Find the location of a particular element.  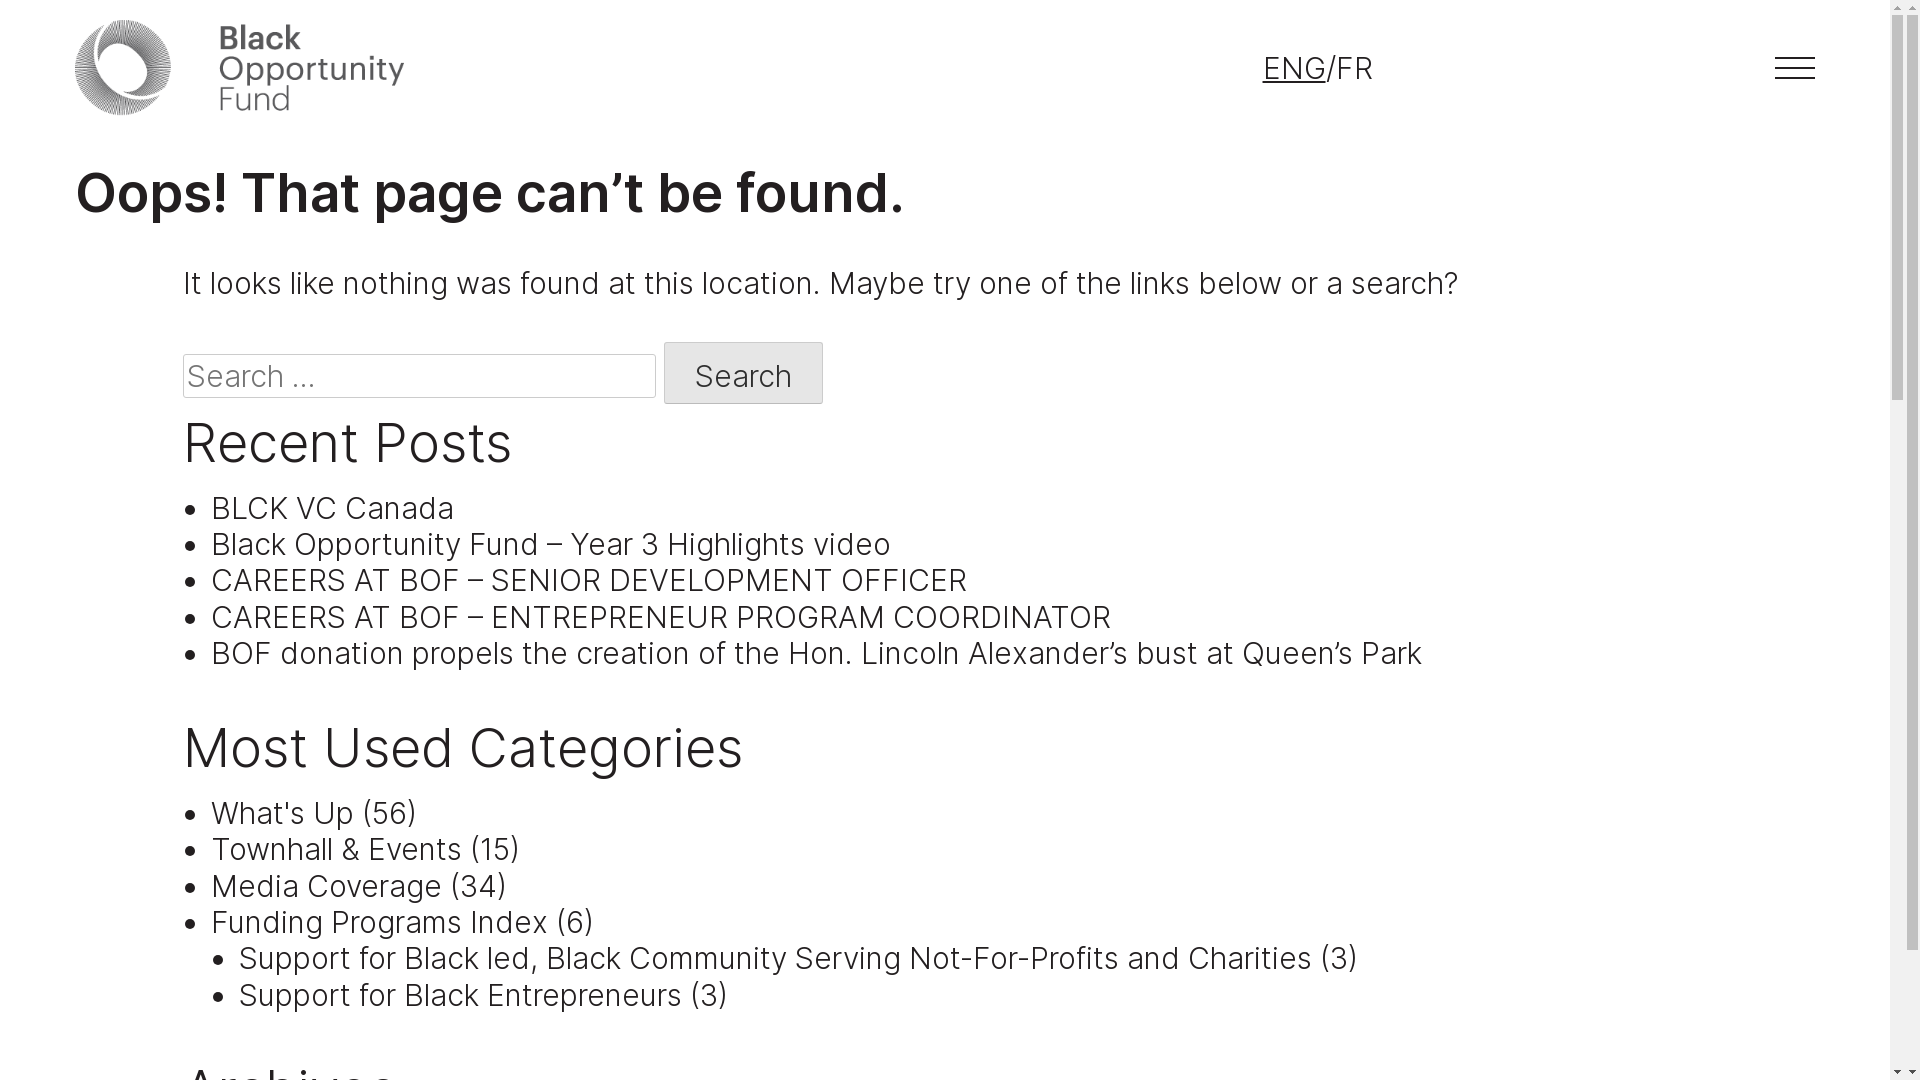

'Search' is located at coordinates (742, 373).